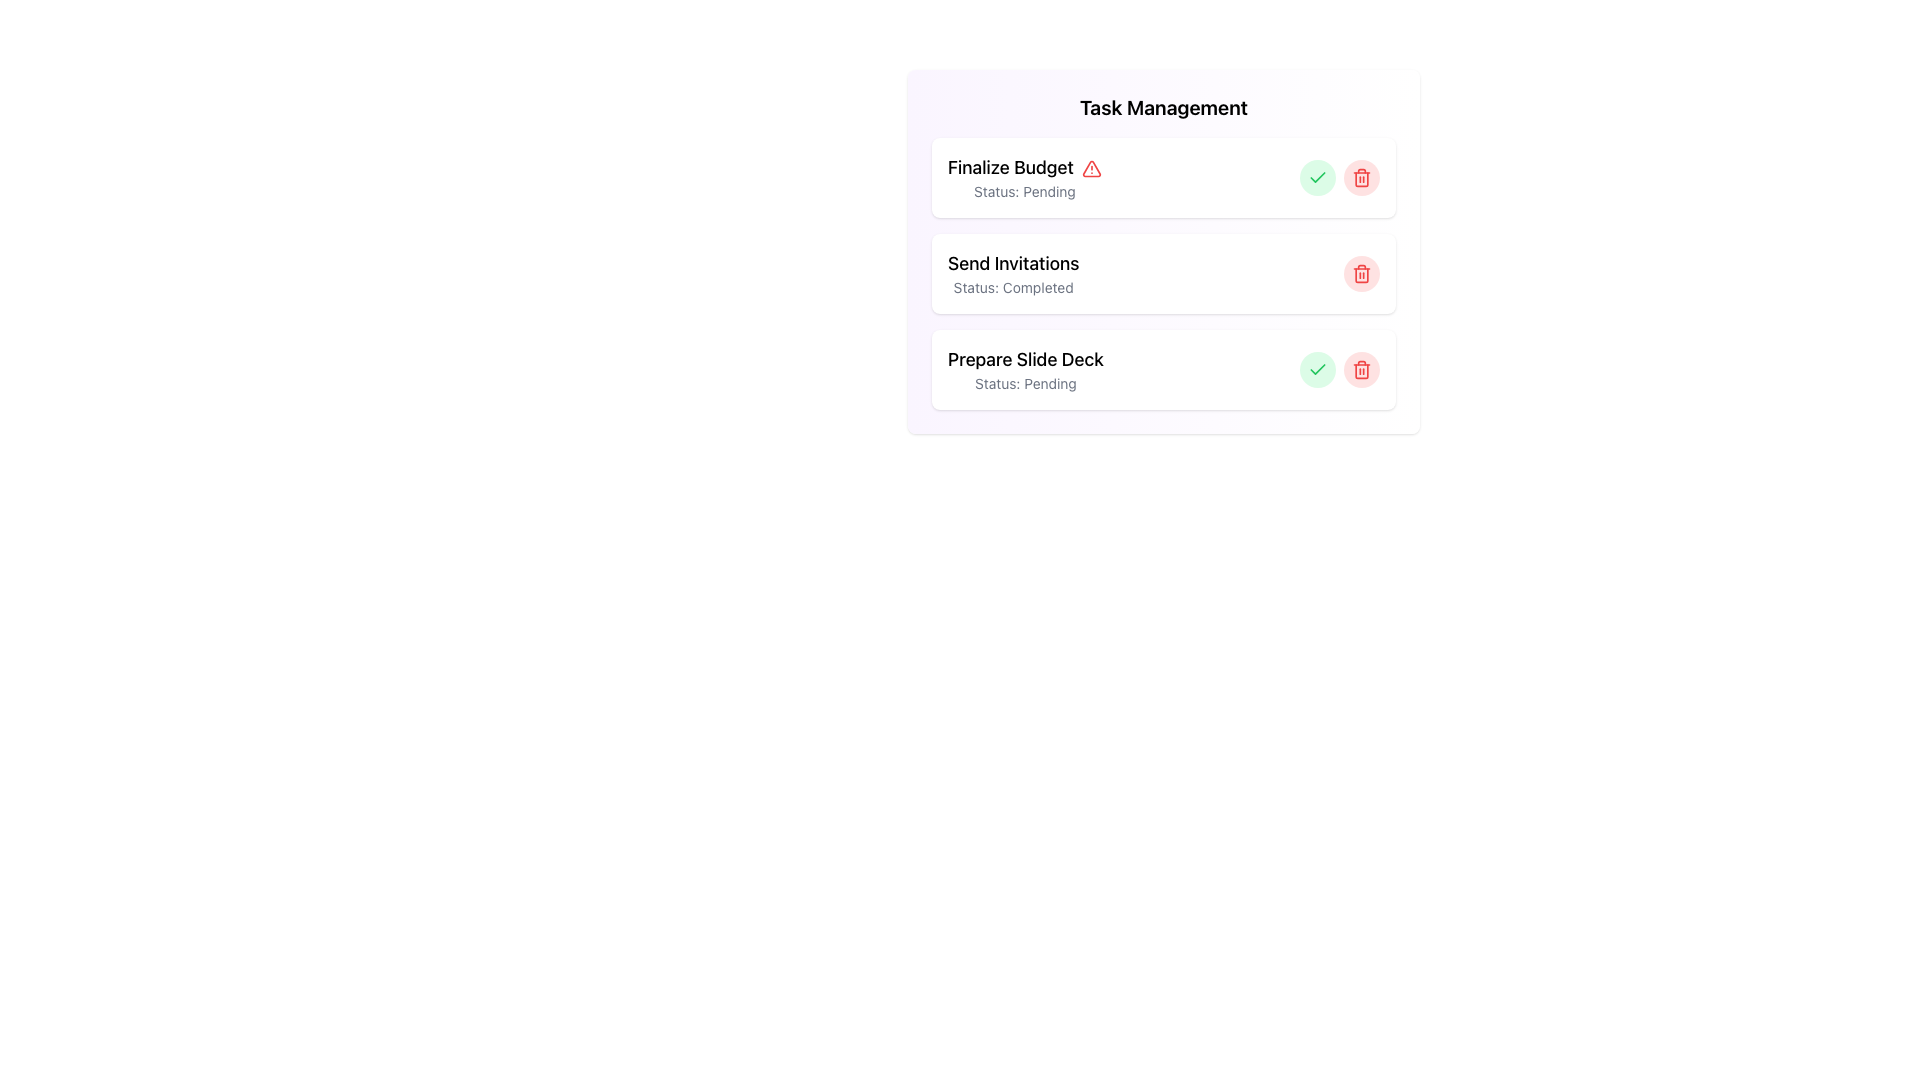 This screenshot has width=1920, height=1080. What do you see at coordinates (1361, 176) in the screenshot?
I see `the red trash can icon button located in the top-right corner of the 'Finalize Budget' task entry` at bounding box center [1361, 176].